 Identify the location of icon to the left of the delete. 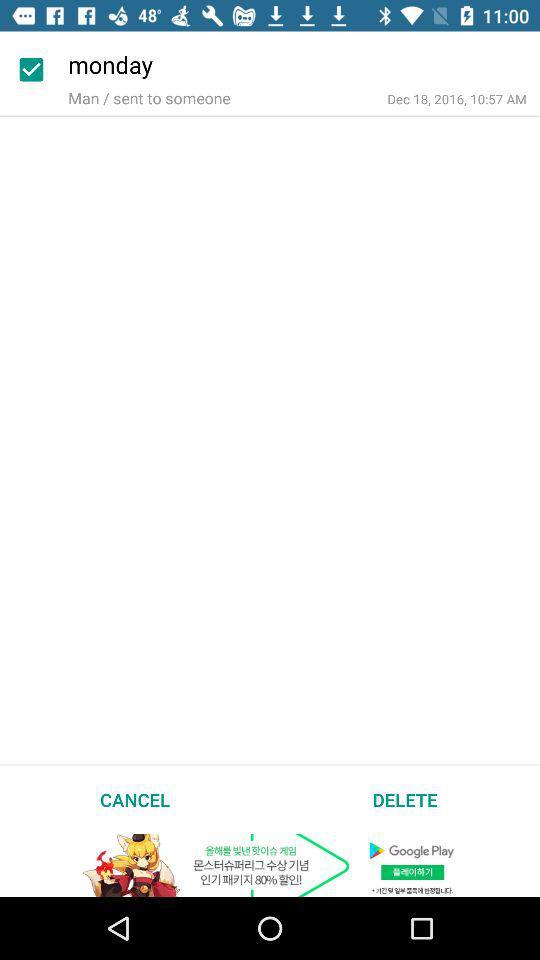
(135, 799).